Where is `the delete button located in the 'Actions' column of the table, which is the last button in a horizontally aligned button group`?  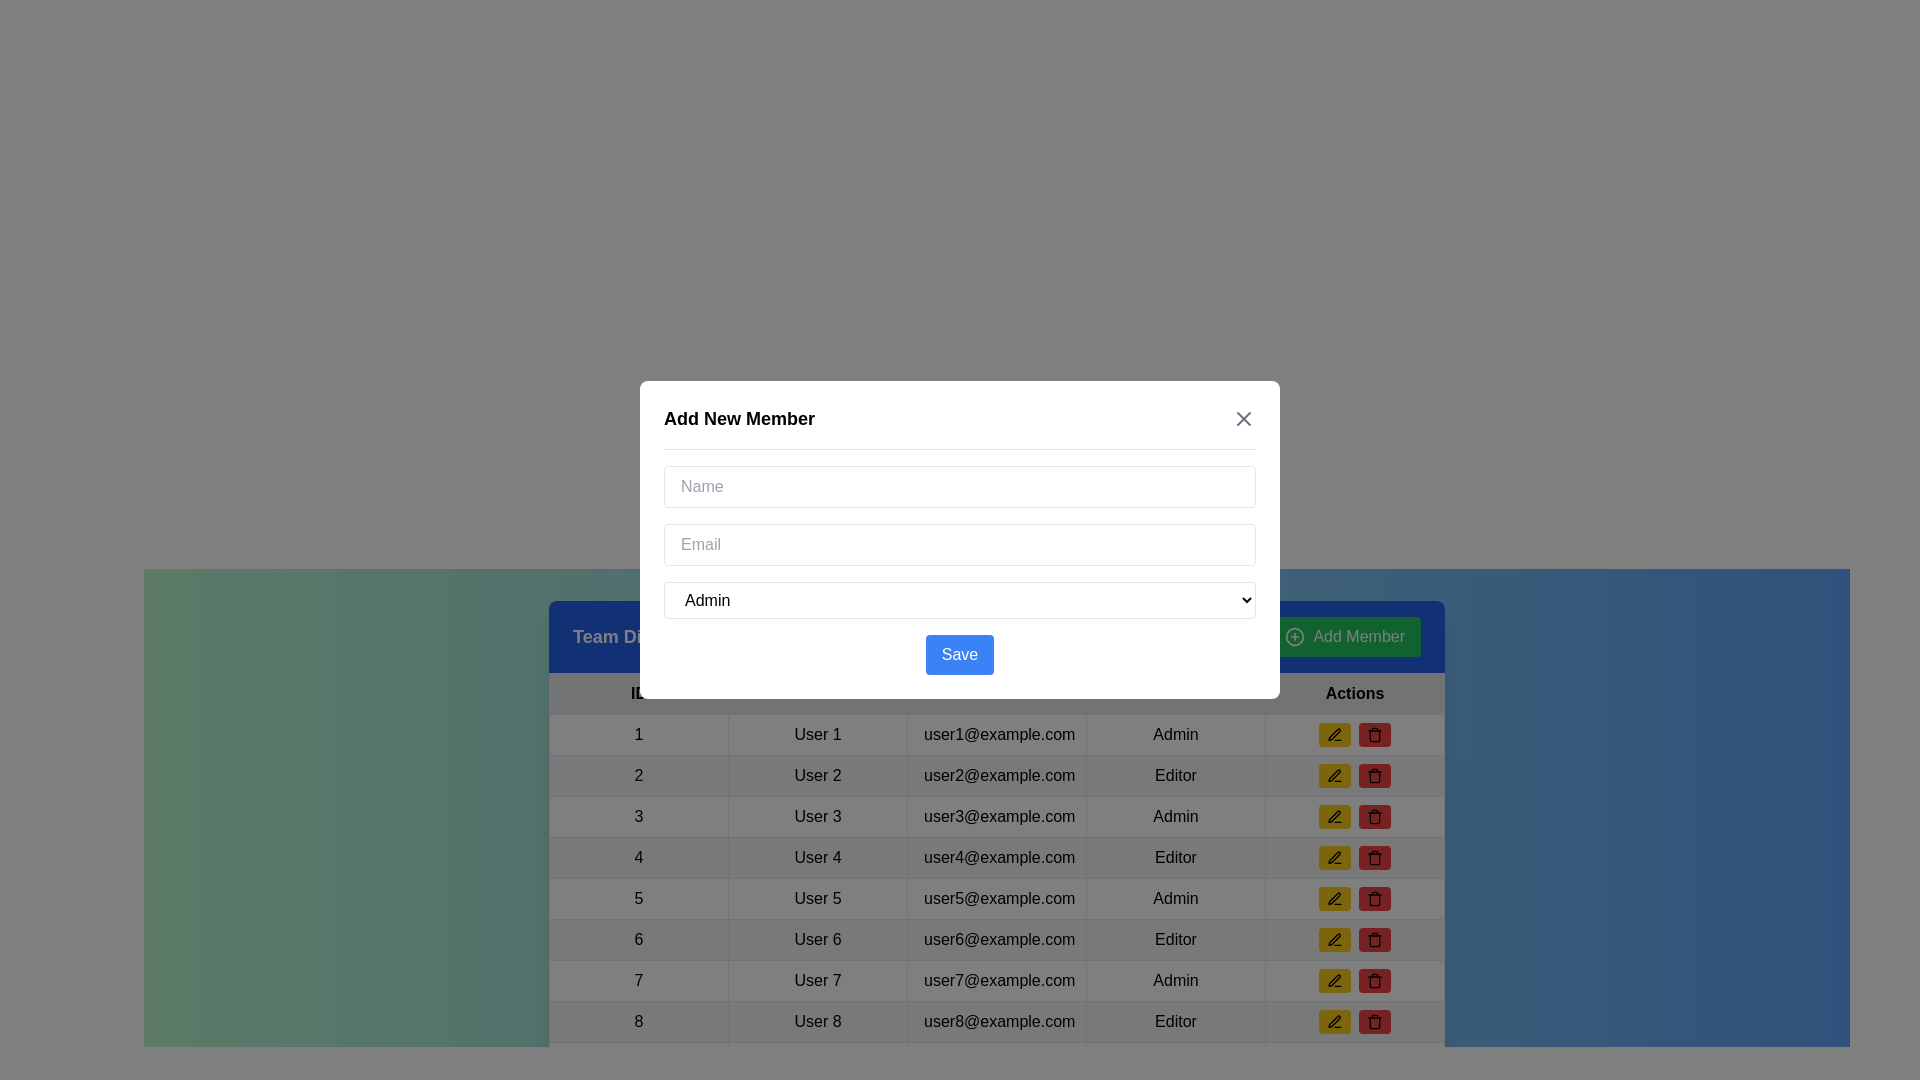 the delete button located in the 'Actions' column of the table, which is the last button in a horizontally aligned button group is located at coordinates (1373, 979).